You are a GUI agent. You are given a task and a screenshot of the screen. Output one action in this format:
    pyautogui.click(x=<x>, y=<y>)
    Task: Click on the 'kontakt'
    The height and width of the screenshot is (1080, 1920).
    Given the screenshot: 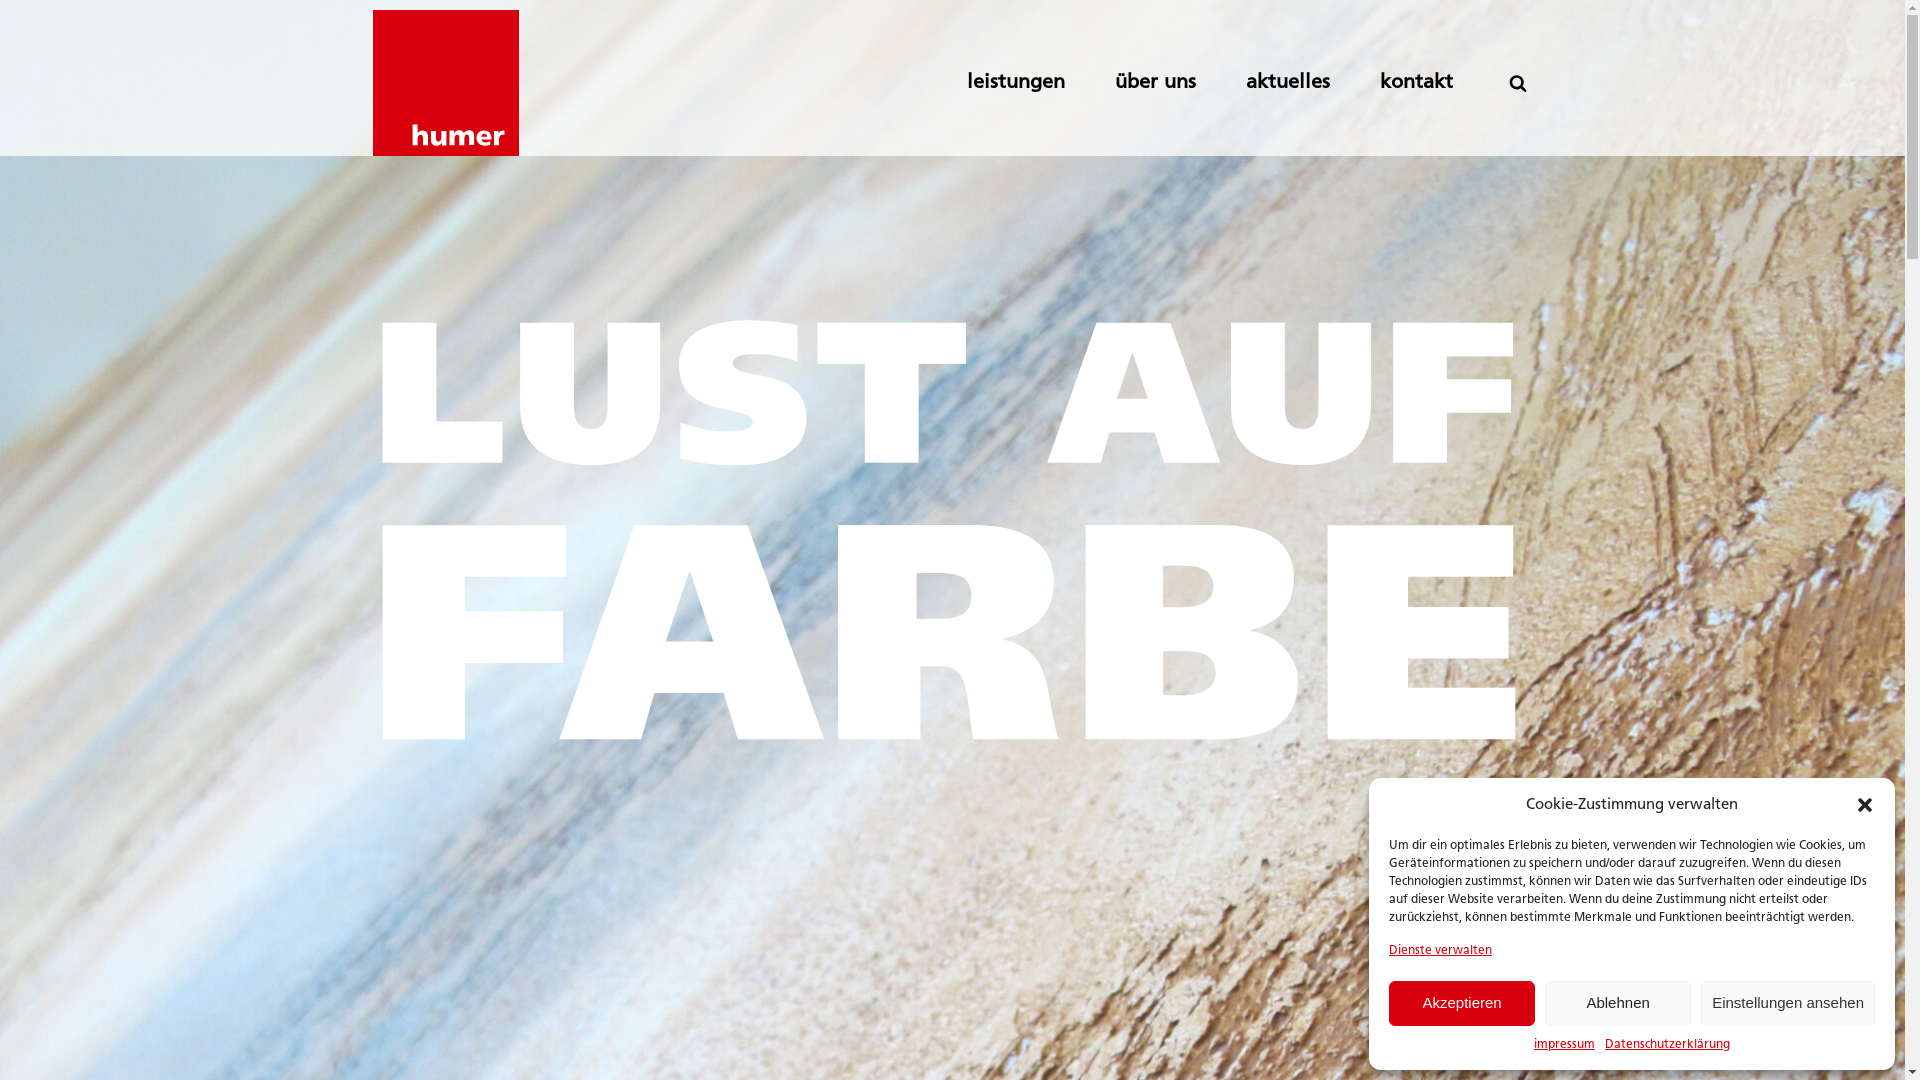 What is the action you would take?
    pyautogui.click(x=1379, y=82)
    